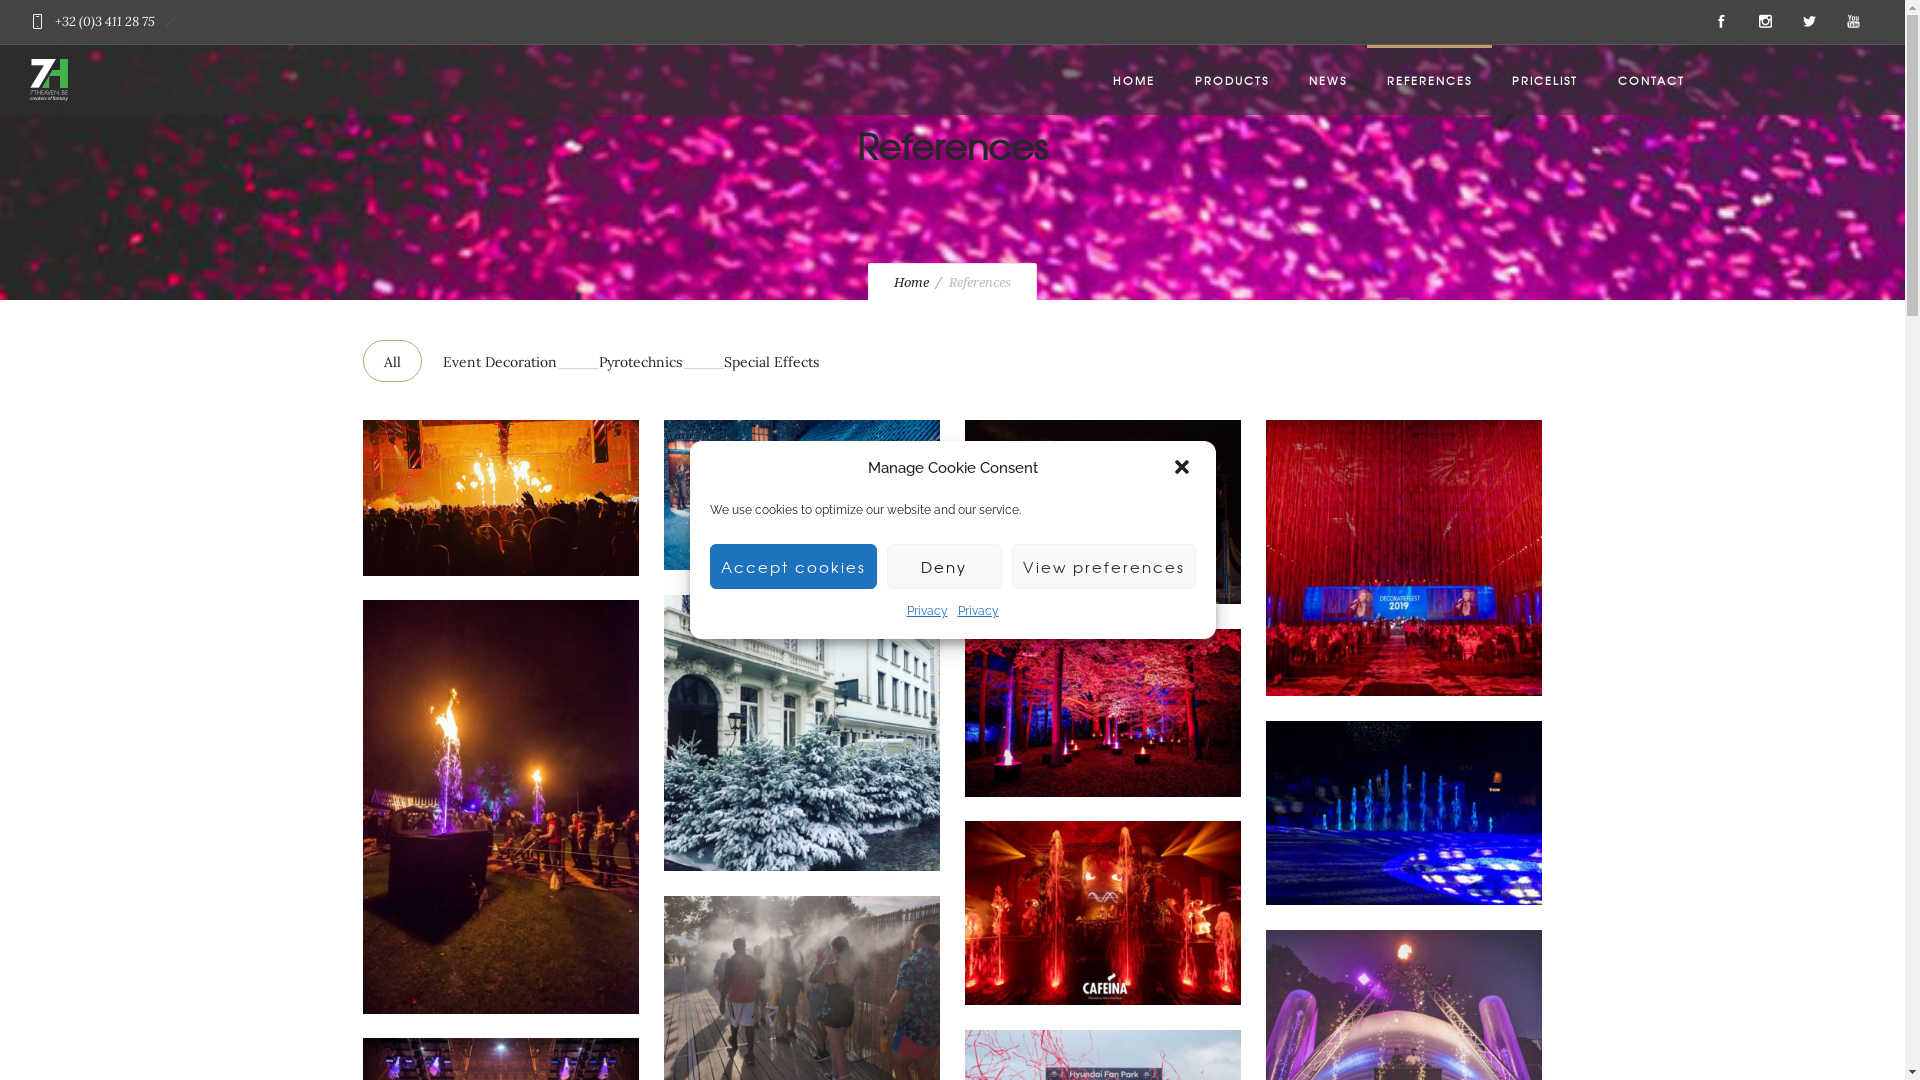  I want to click on 'PRICELIST', so click(1544, 79).